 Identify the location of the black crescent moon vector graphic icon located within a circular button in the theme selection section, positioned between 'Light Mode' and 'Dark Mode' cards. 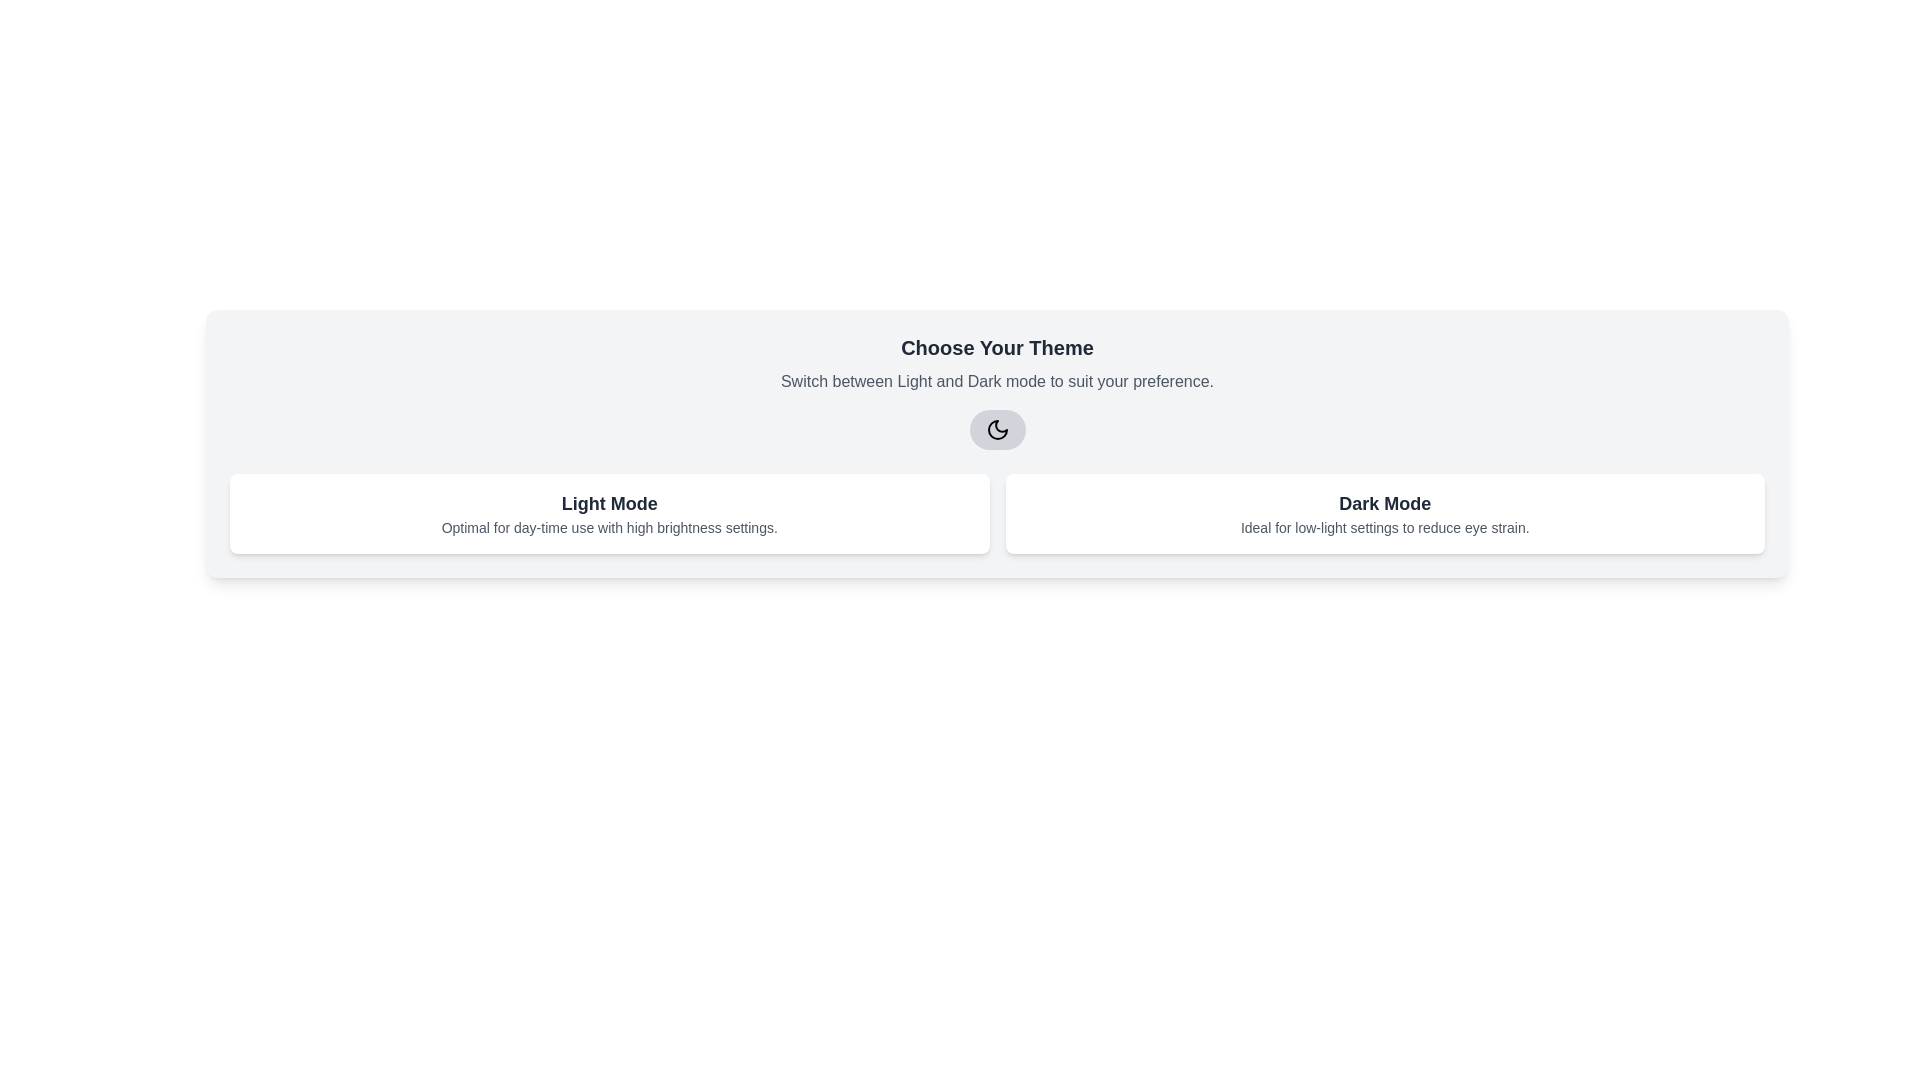
(997, 428).